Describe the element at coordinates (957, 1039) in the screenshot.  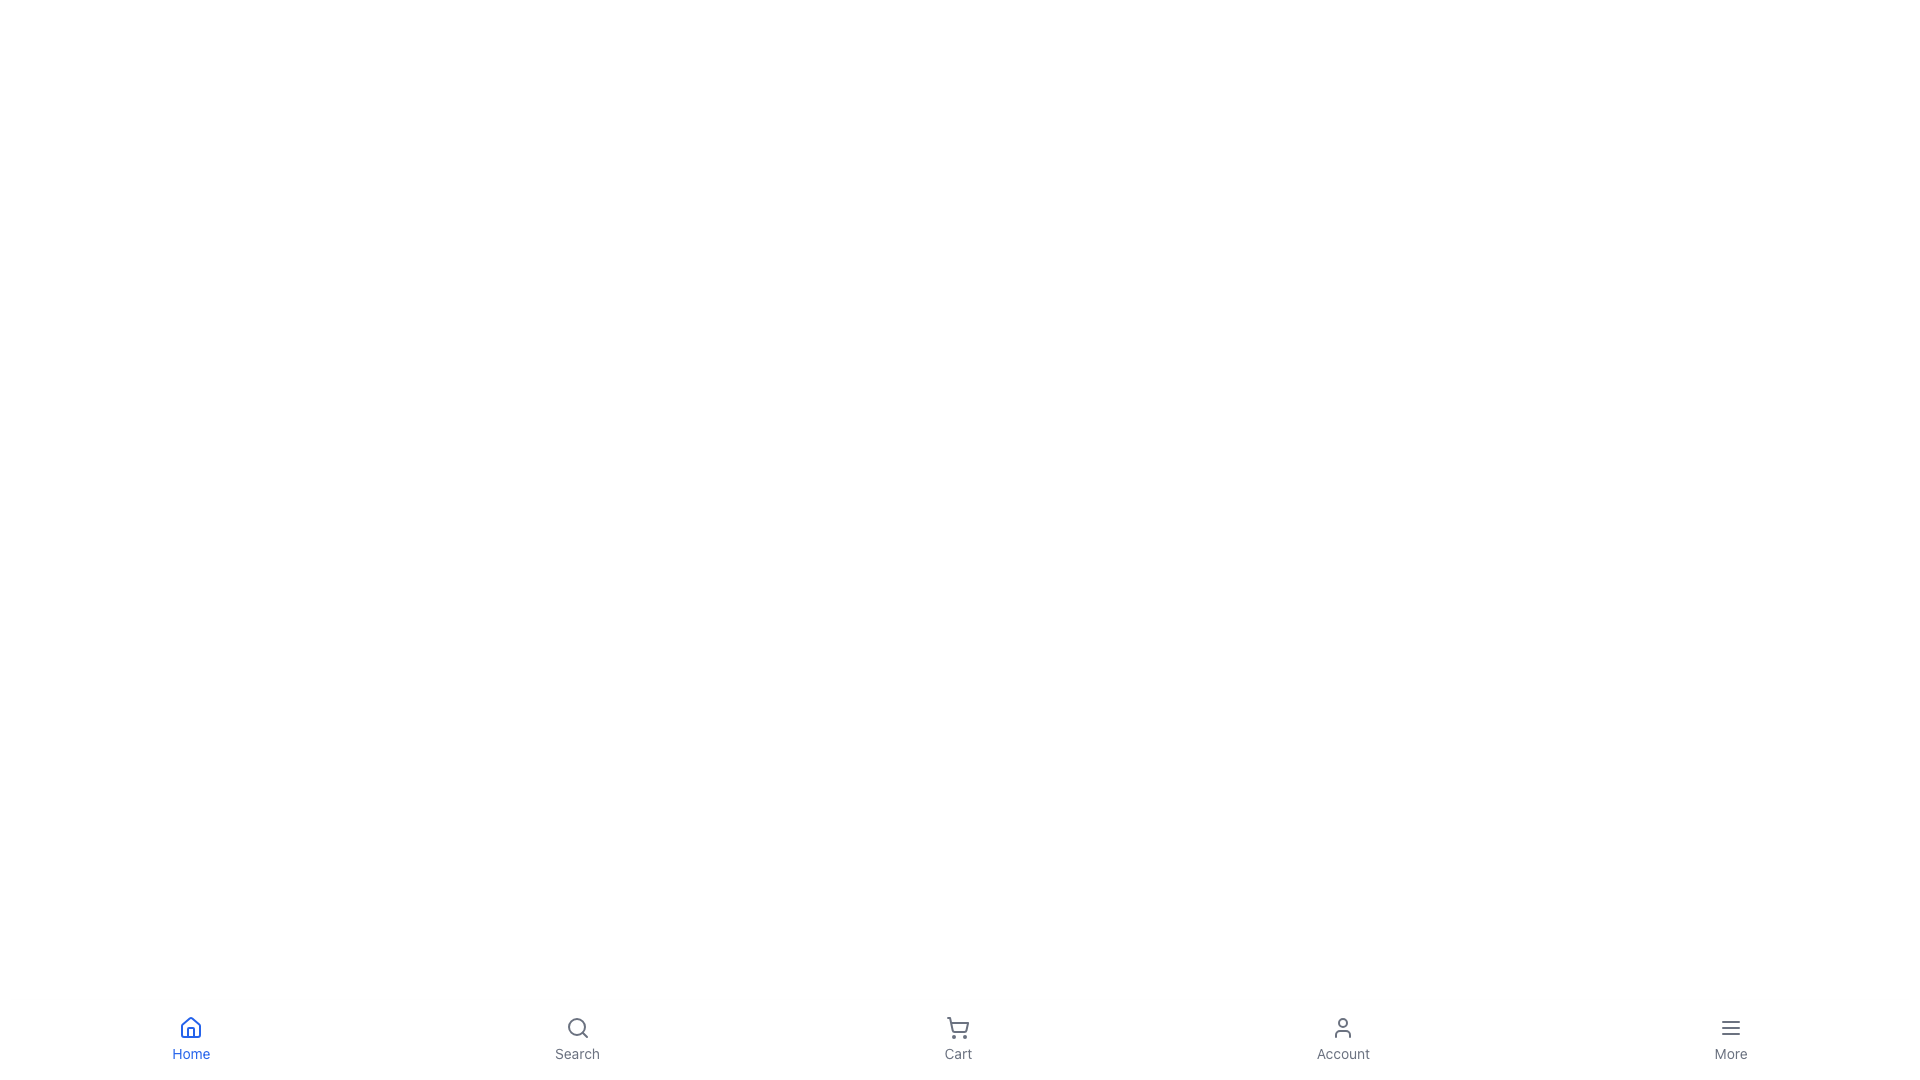
I see `the 'Cart' button in the bottom navigation bar to change its color` at that location.